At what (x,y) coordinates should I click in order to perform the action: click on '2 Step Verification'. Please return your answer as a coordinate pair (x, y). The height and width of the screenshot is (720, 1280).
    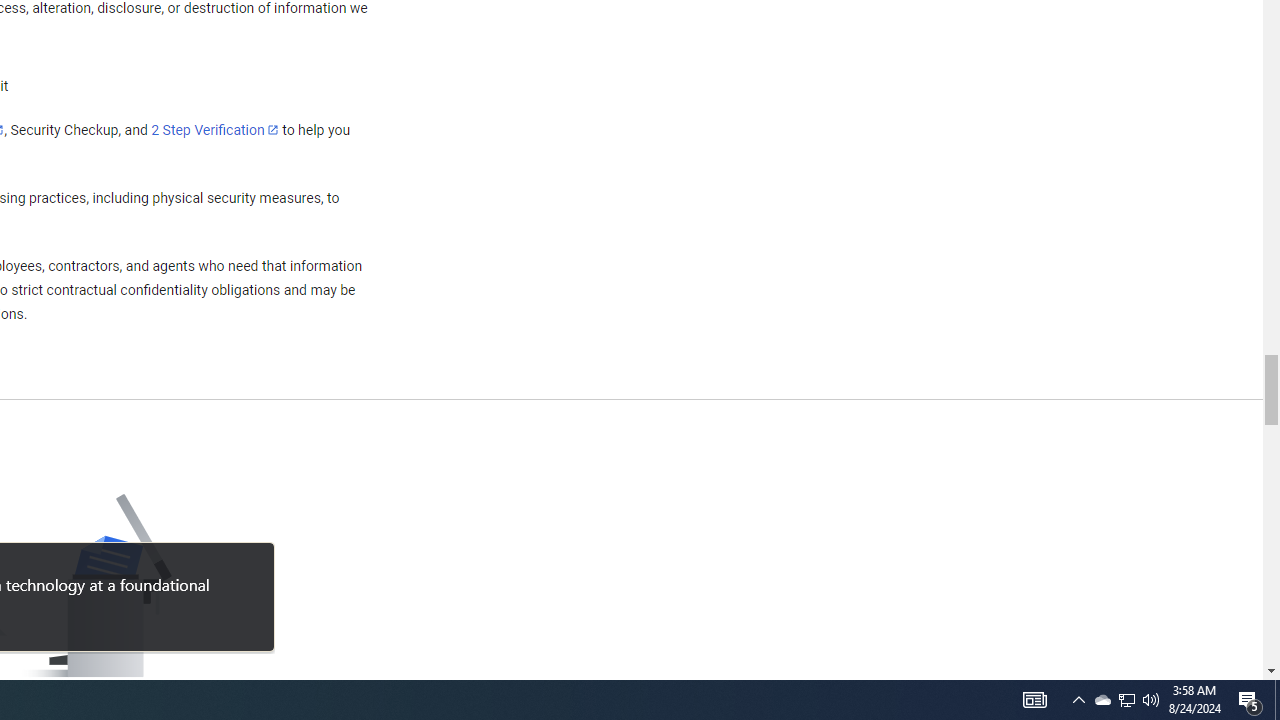
    Looking at the image, I should click on (215, 129).